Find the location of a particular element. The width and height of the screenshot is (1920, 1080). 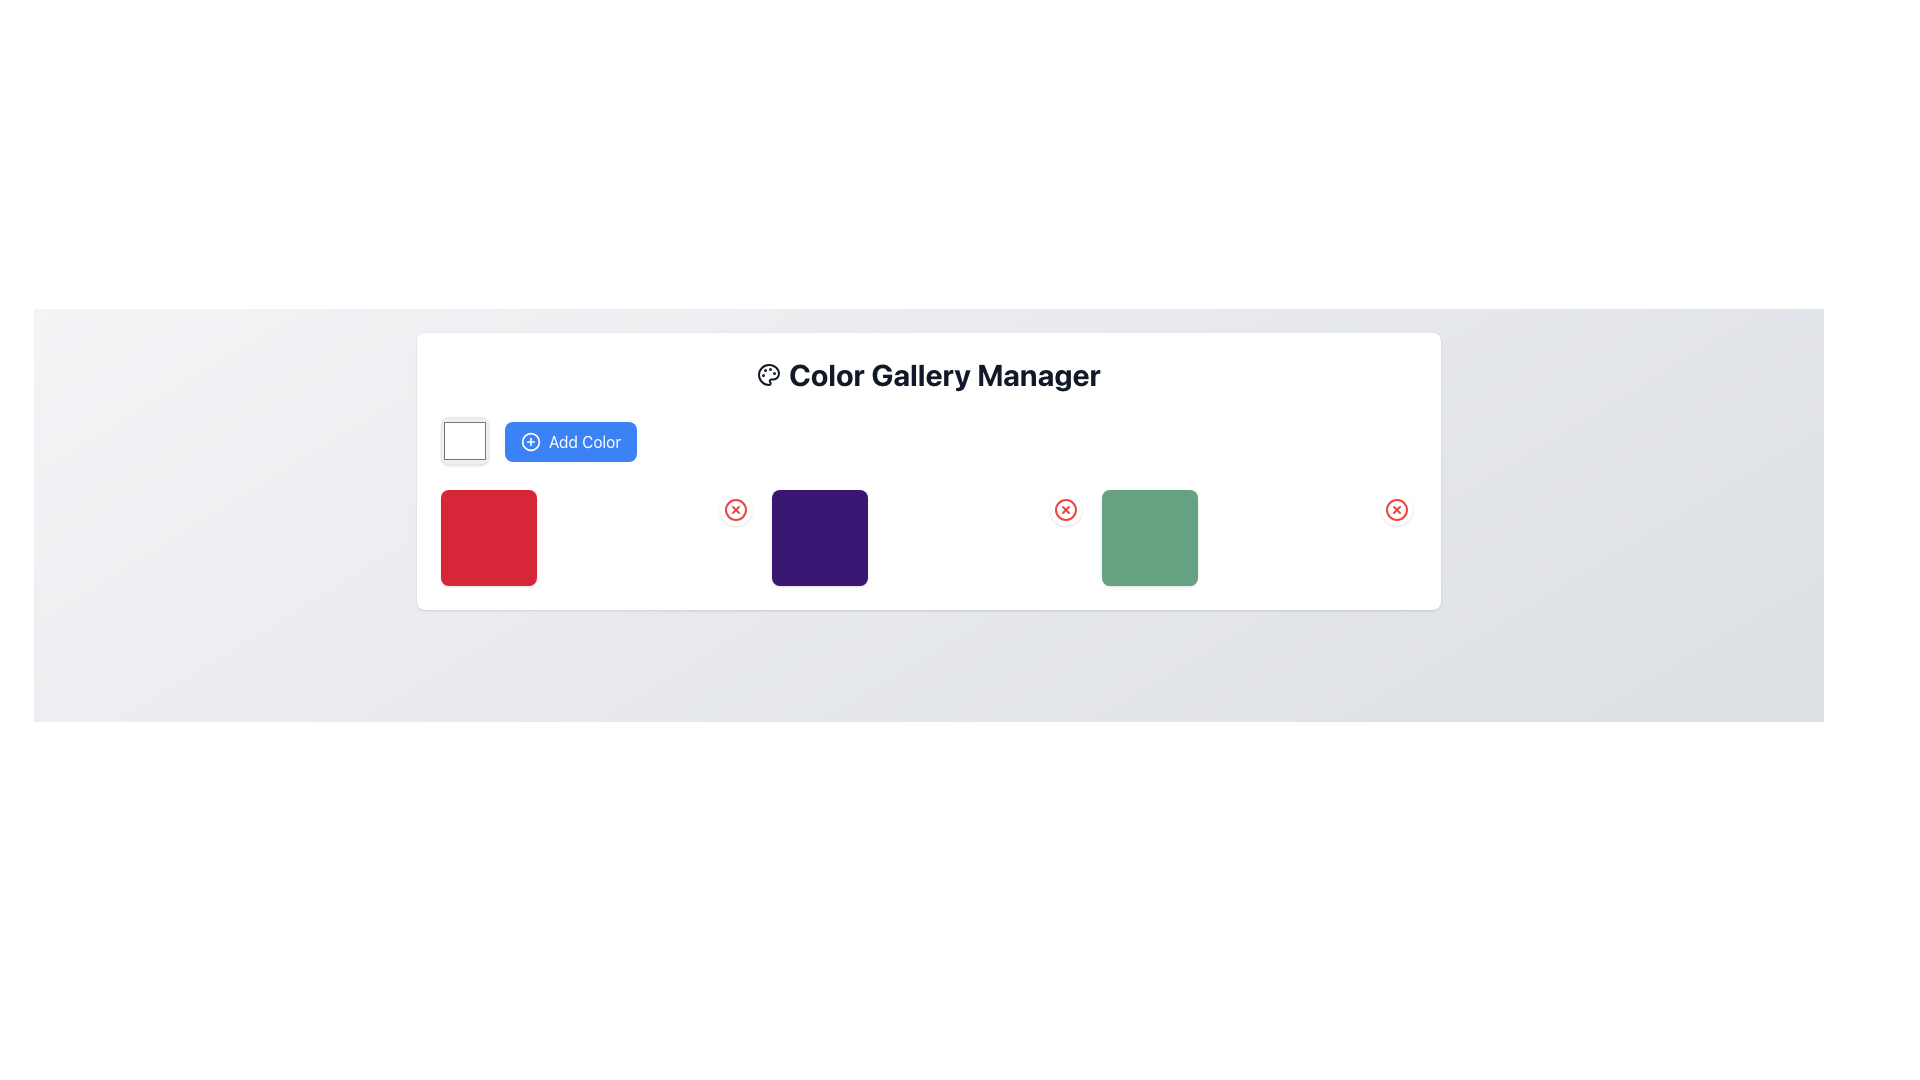

the 'X' button located at the top-right corner of the green square box in the panel, which is used to delete or remove the associated color box is located at coordinates (1395, 508).